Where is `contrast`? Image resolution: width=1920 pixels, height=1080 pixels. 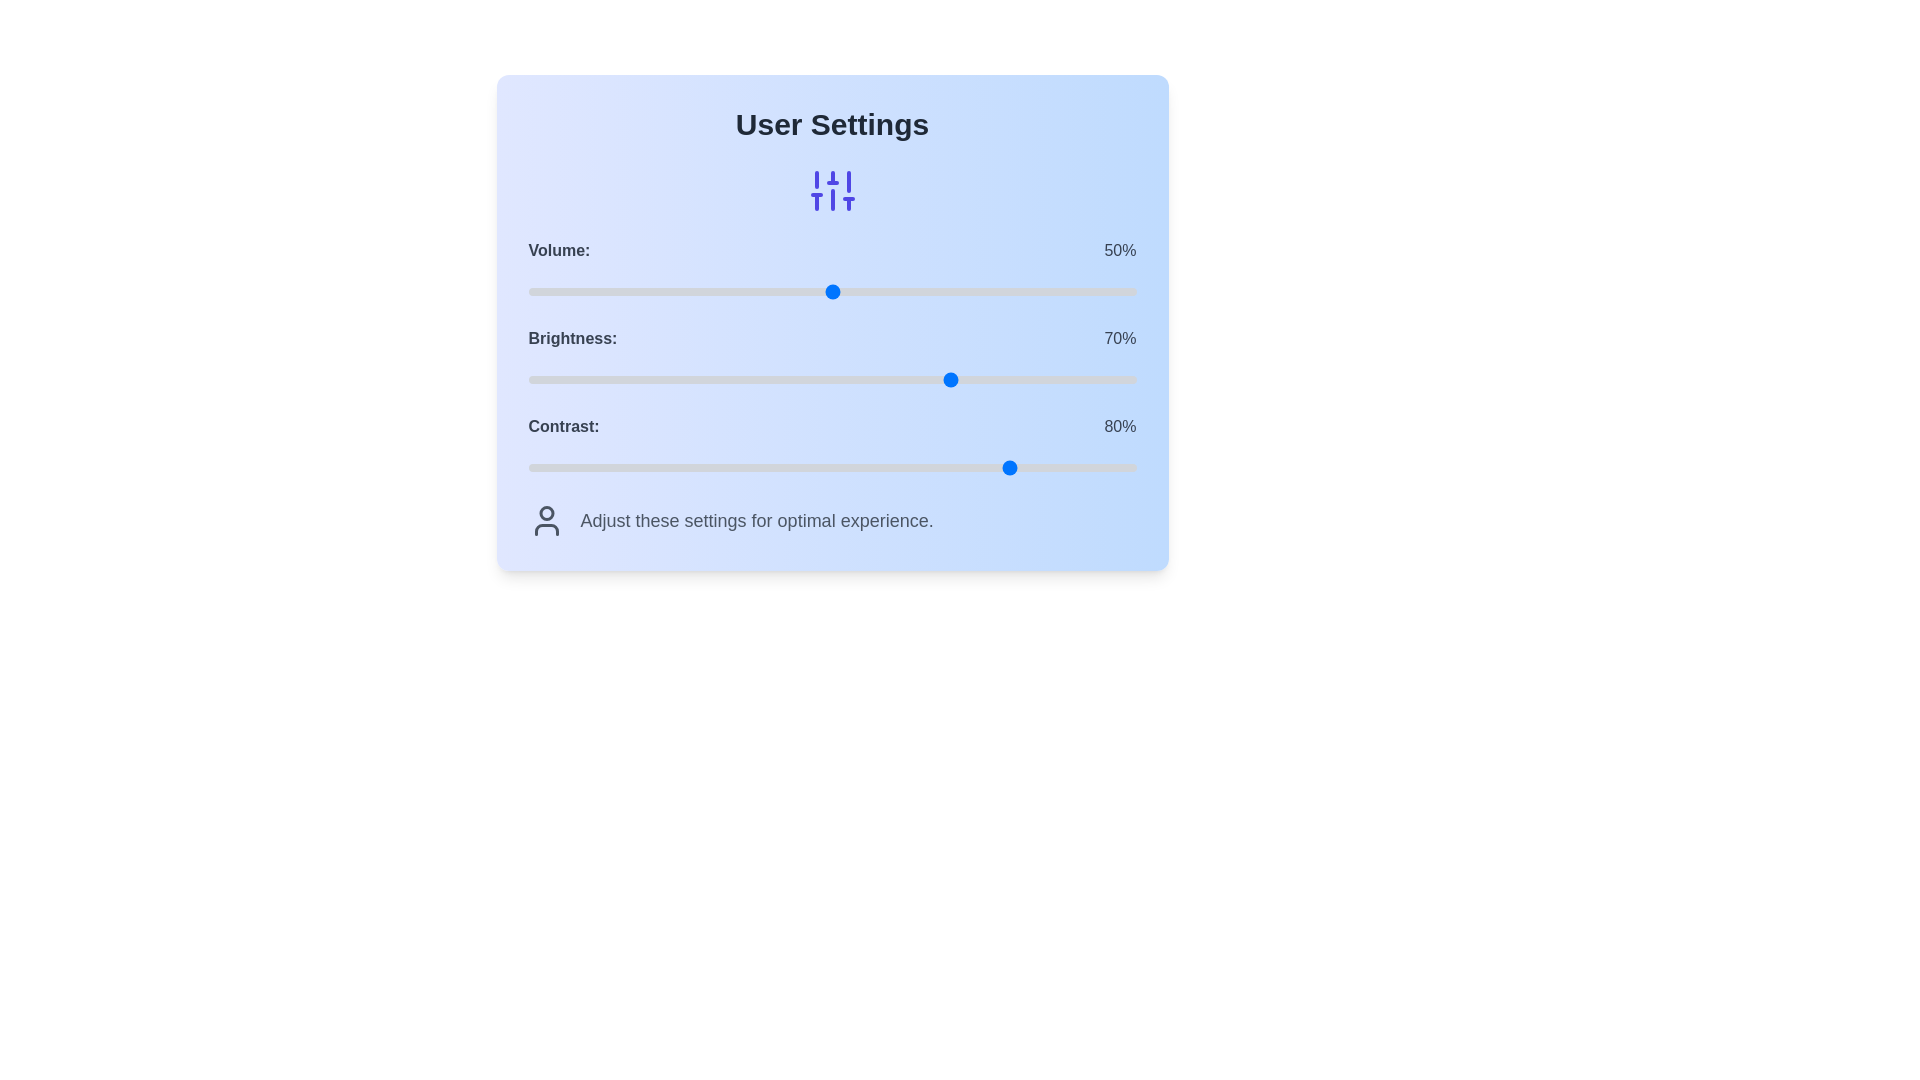 contrast is located at coordinates (868, 467).